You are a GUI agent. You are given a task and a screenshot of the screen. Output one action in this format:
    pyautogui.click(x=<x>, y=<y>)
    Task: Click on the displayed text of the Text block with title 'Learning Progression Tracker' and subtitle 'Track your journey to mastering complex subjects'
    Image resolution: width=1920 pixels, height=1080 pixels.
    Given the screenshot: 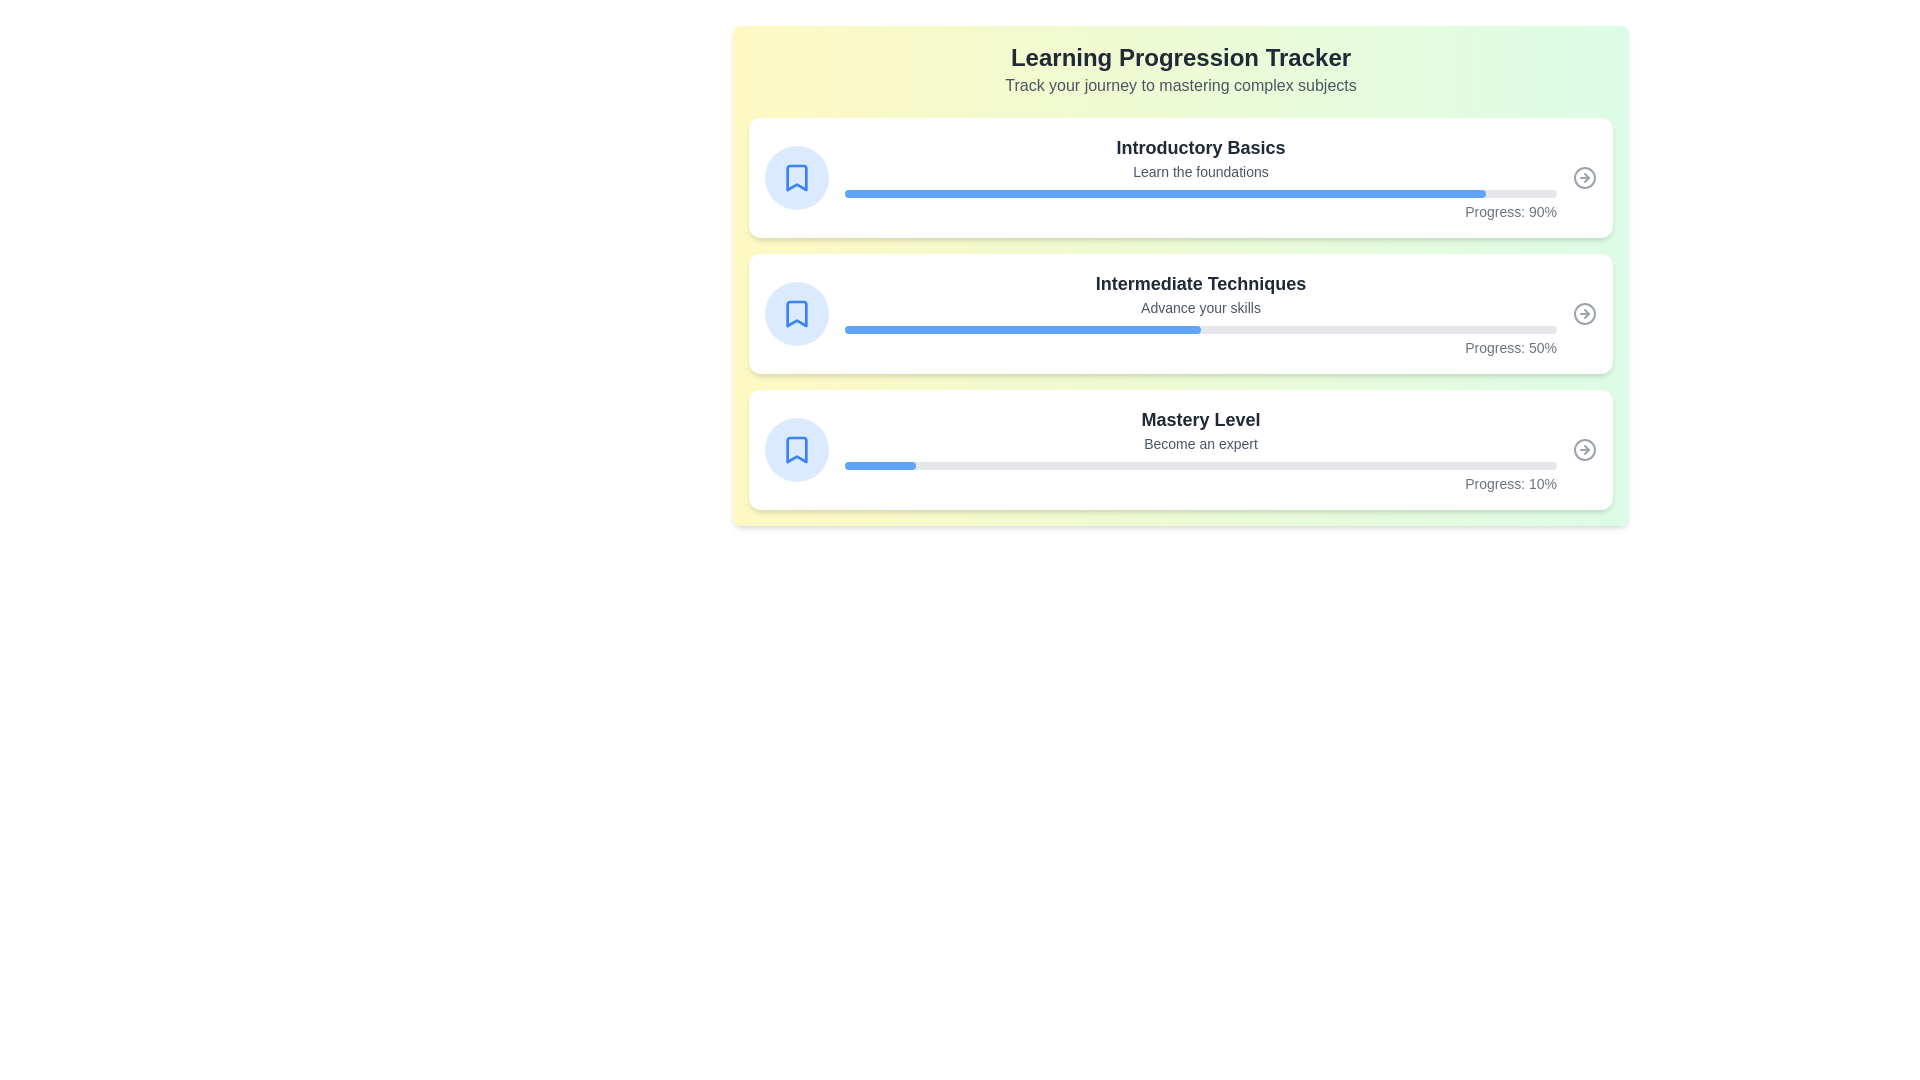 What is the action you would take?
    pyautogui.click(x=1180, y=68)
    